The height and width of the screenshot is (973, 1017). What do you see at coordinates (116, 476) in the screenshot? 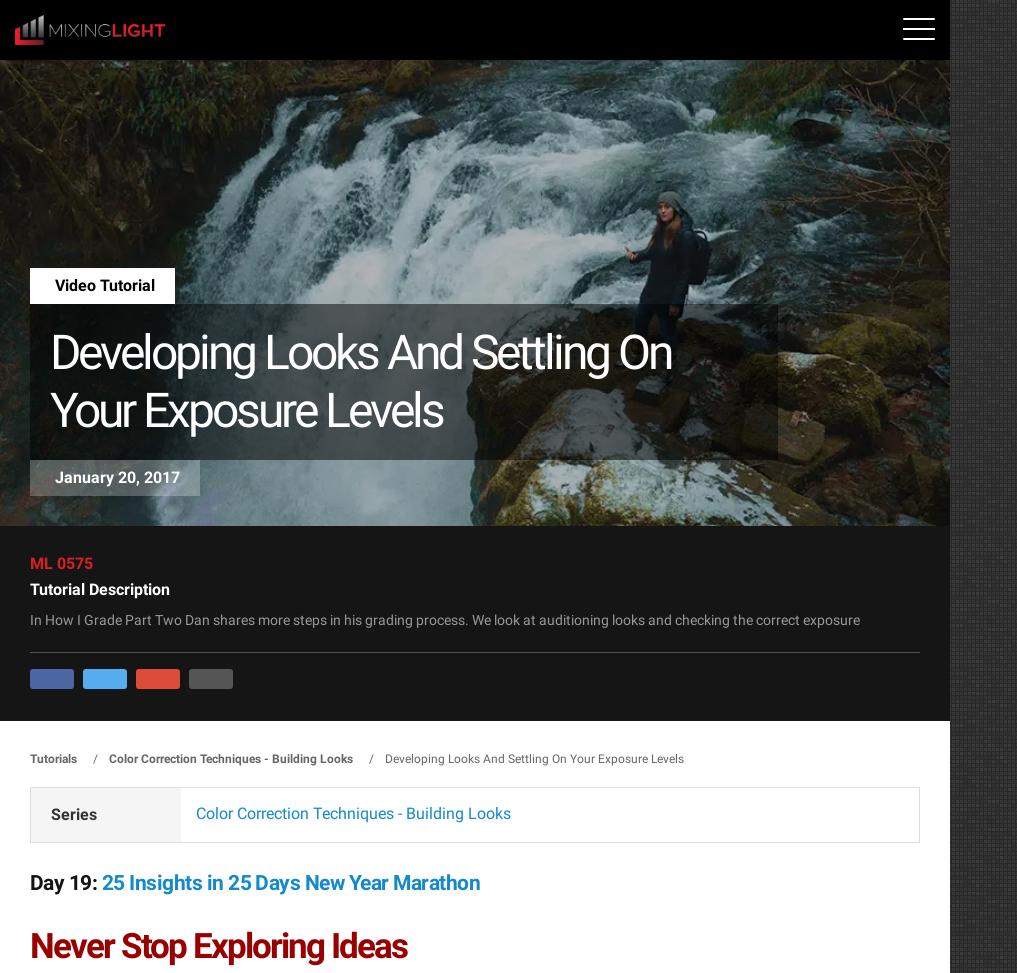
I see `'January 20, 2017'` at bounding box center [116, 476].